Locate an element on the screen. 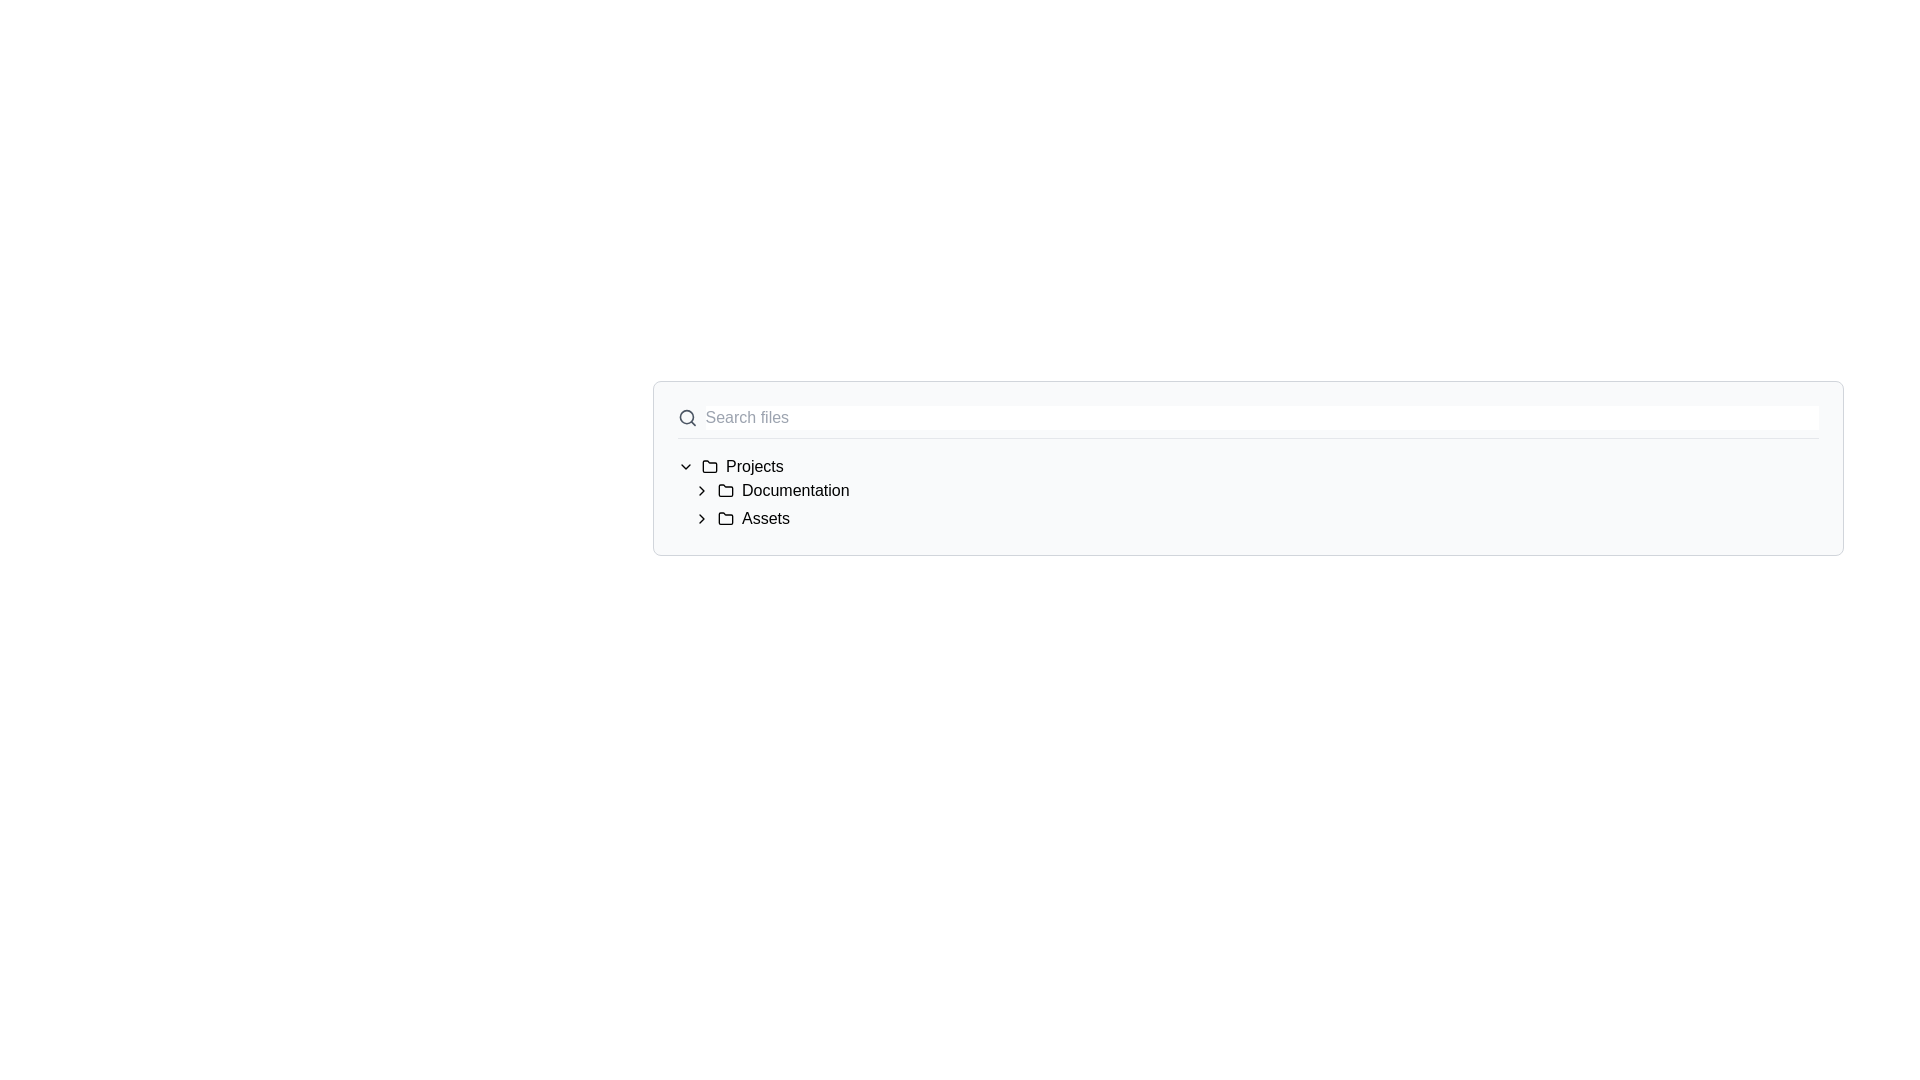 This screenshot has width=1920, height=1080. the small folder icon located to the left of the 'Projects' text label, which is styled with thin, rounded lines and complements the application's theme is located at coordinates (710, 466).